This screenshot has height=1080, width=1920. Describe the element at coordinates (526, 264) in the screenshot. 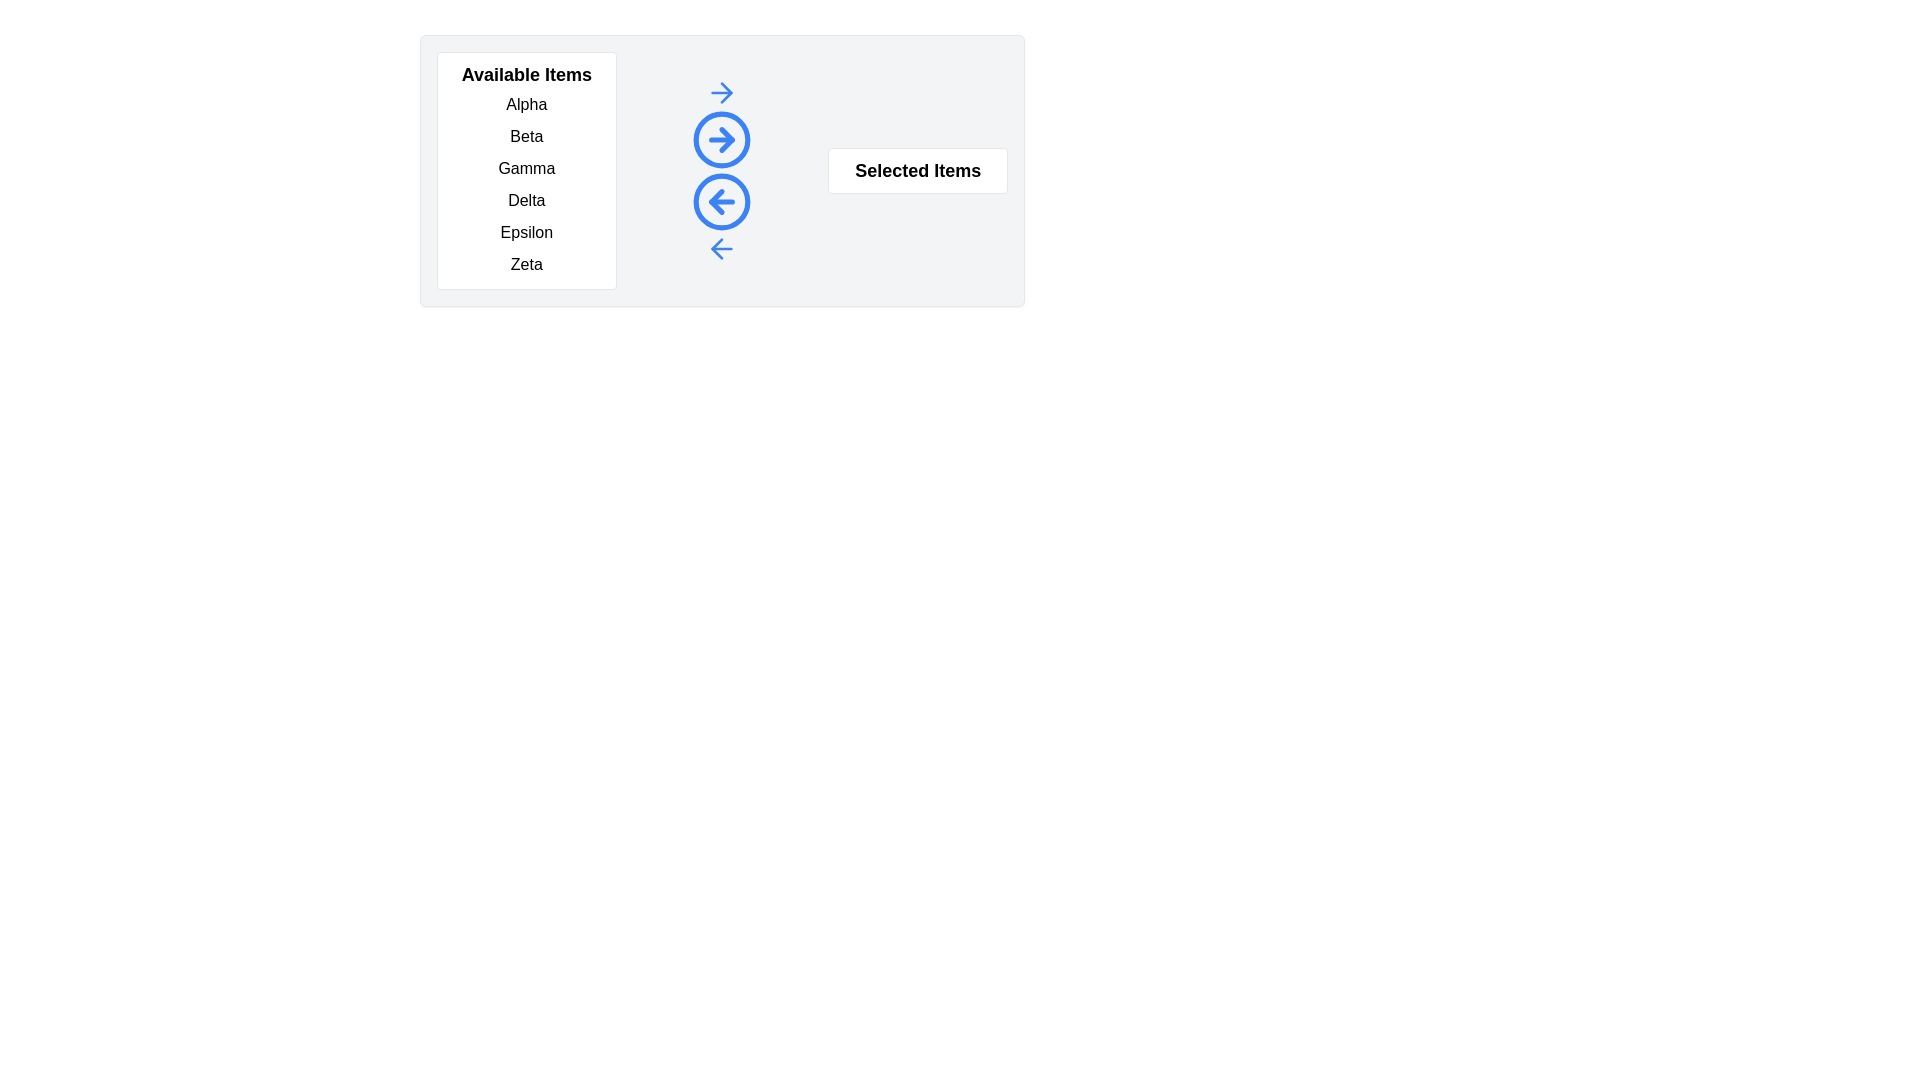

I see `the item Zeta in the Available Items list` at that location.